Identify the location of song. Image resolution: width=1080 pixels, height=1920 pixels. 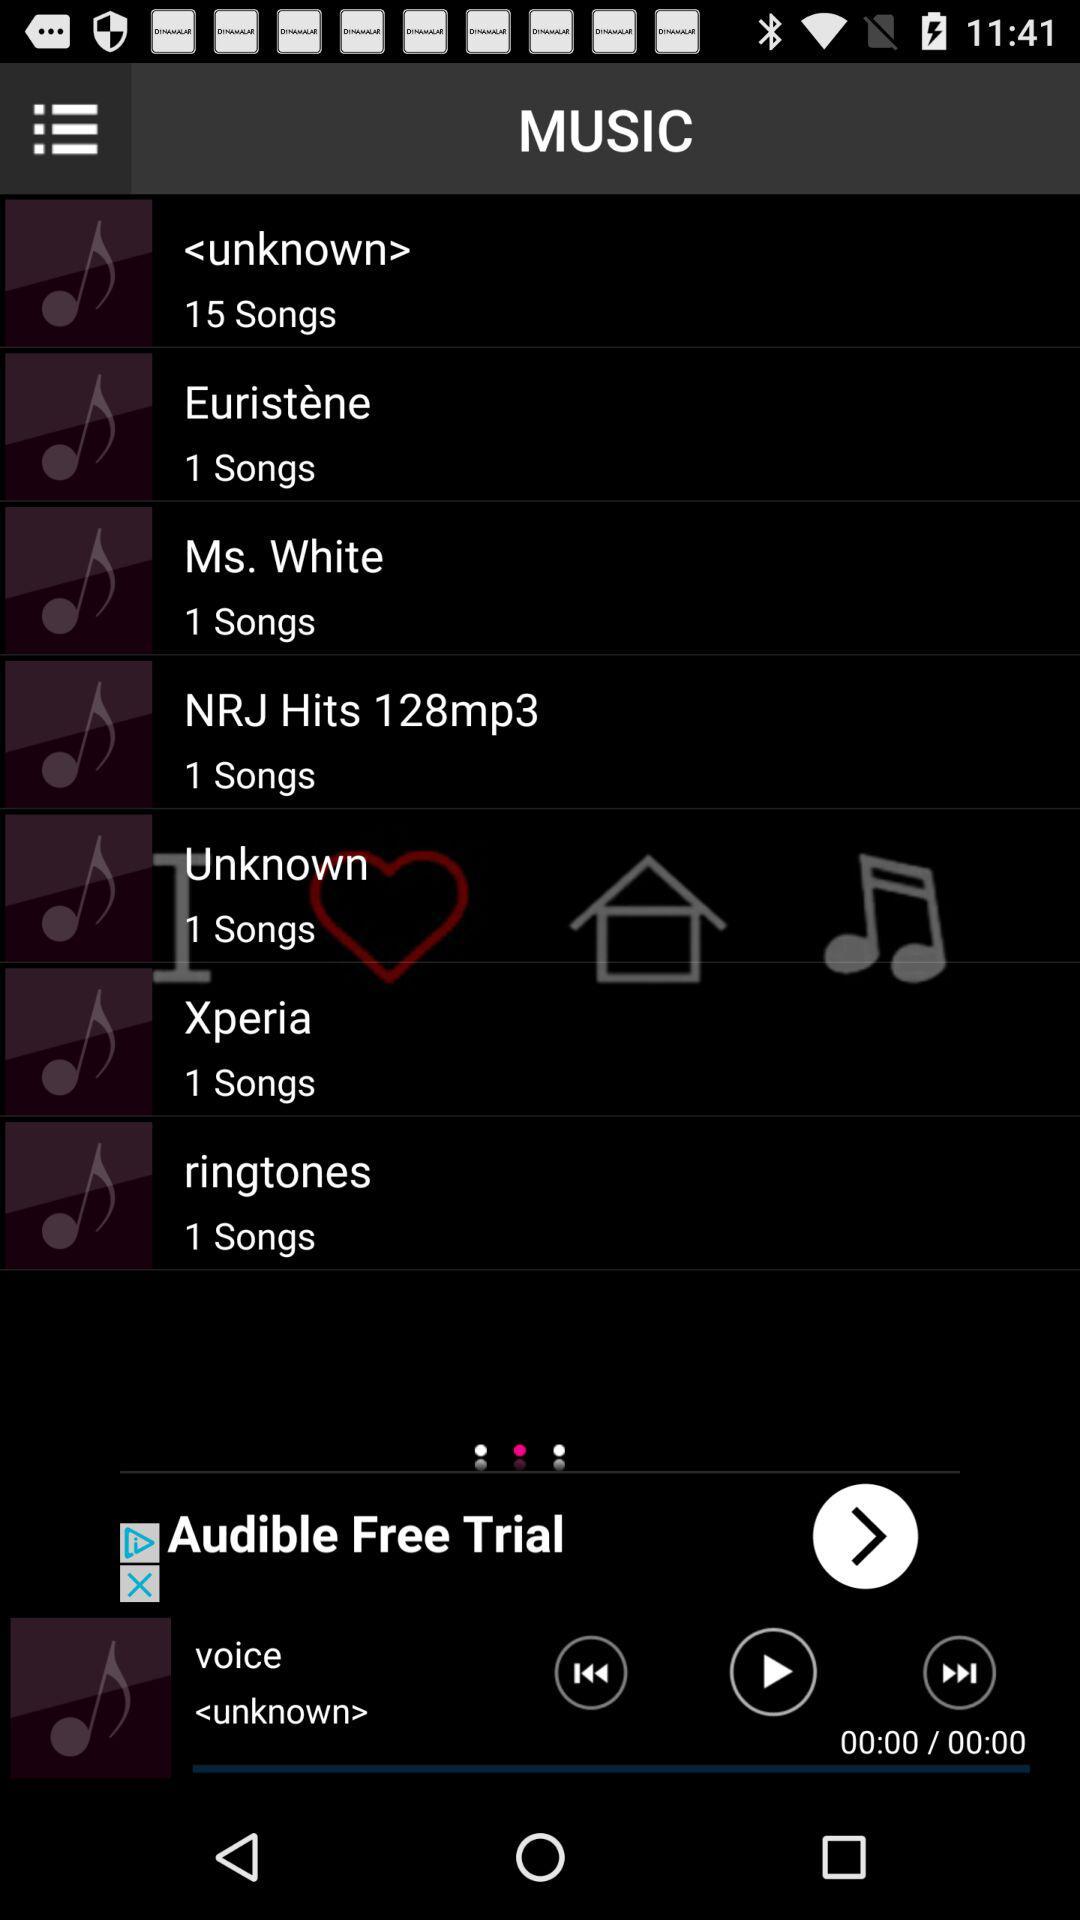
(772, 1680).